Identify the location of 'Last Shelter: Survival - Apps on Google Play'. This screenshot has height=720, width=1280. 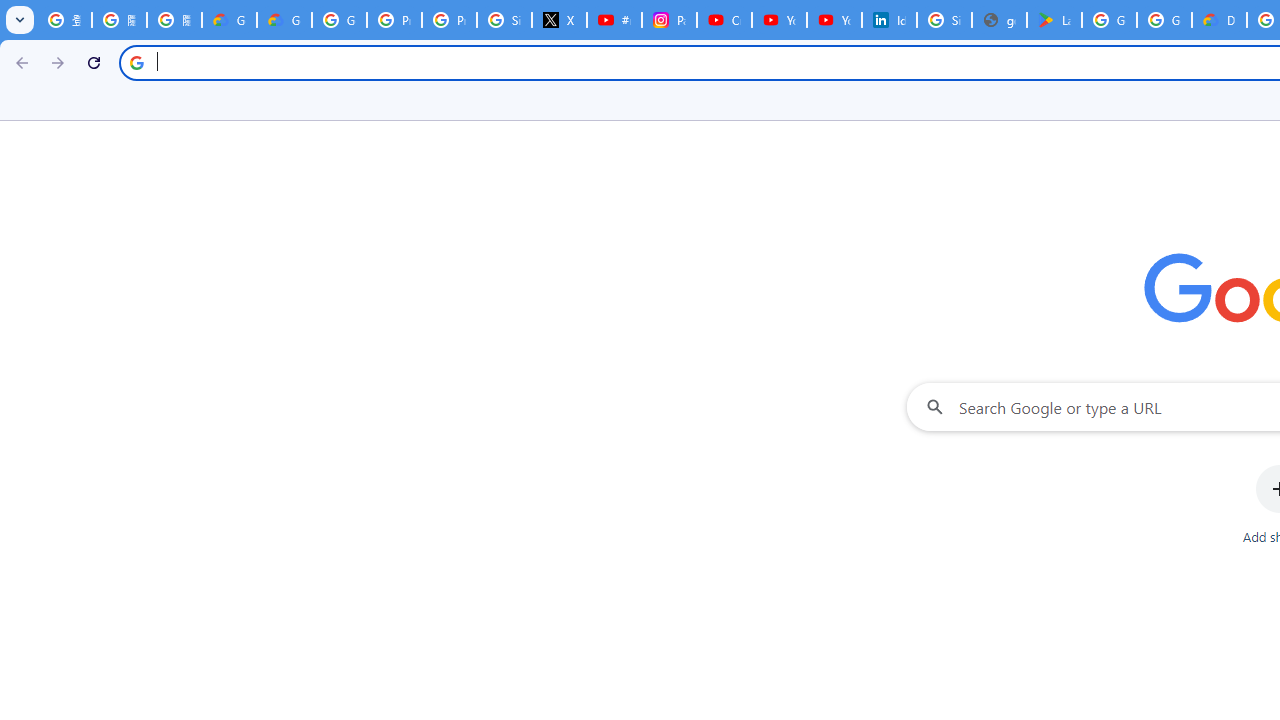
(1053, 20).